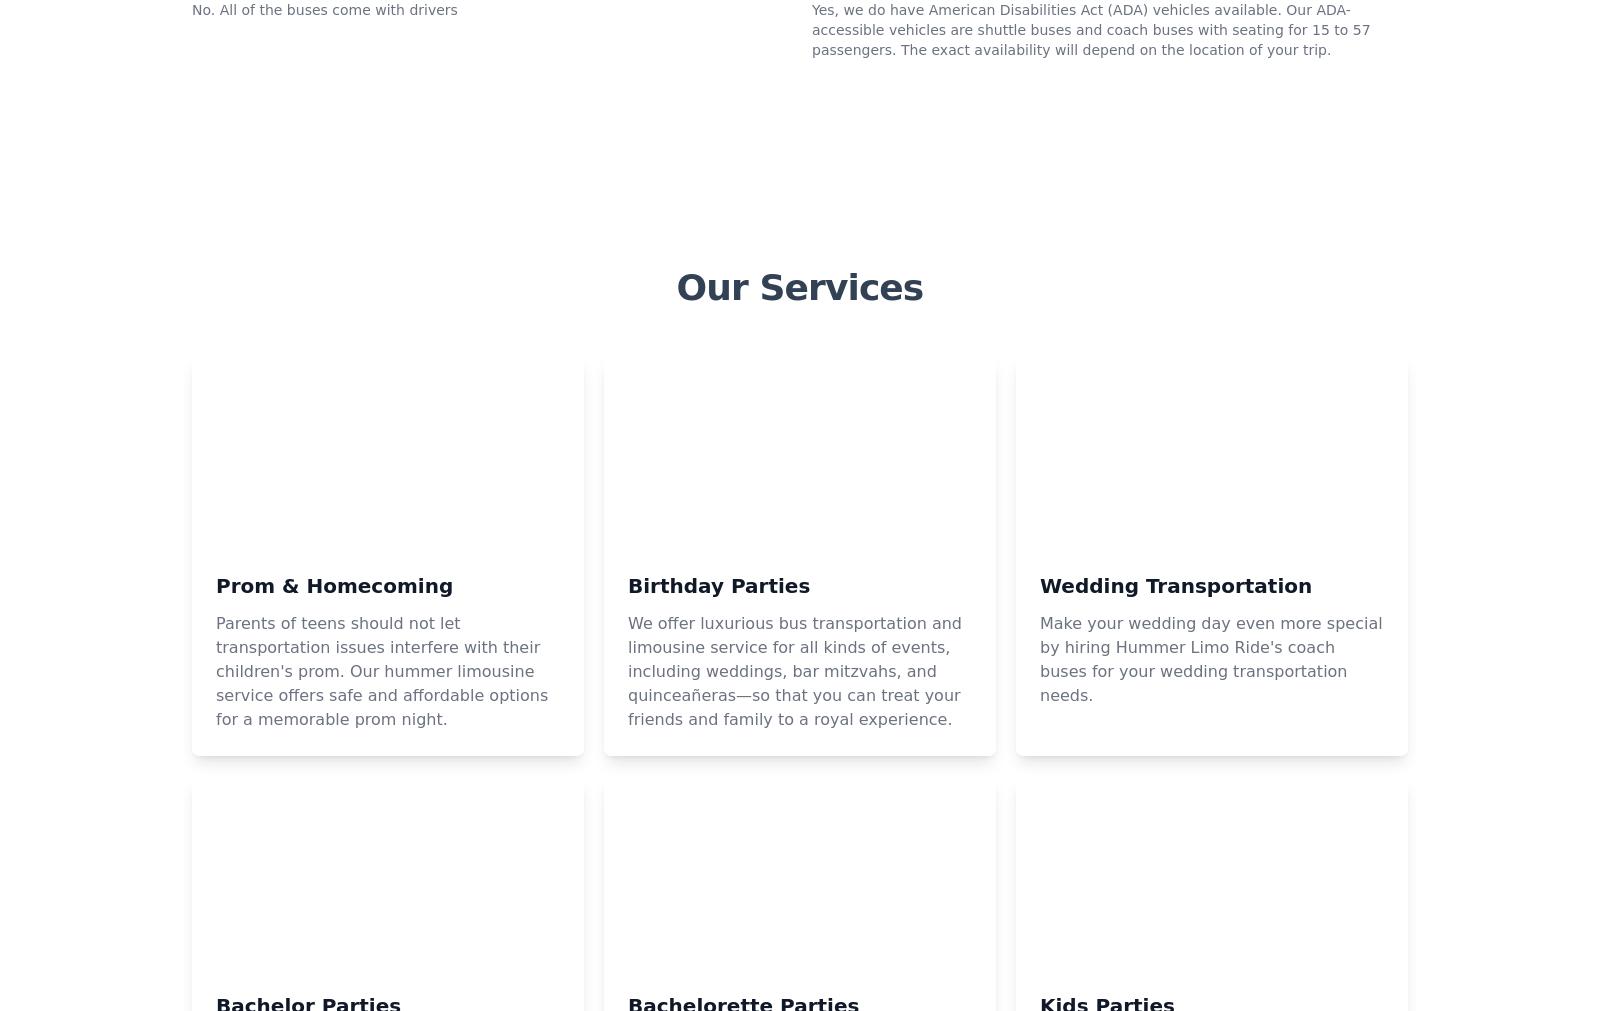 The width and height of the screenshot is (1600, 1011). What do you see at coordinates (1047, 8) in the screenshot?
I see `'How much does a party bus rental in
          Hammondsport          cost?'` at bounding box center [1047, 8].